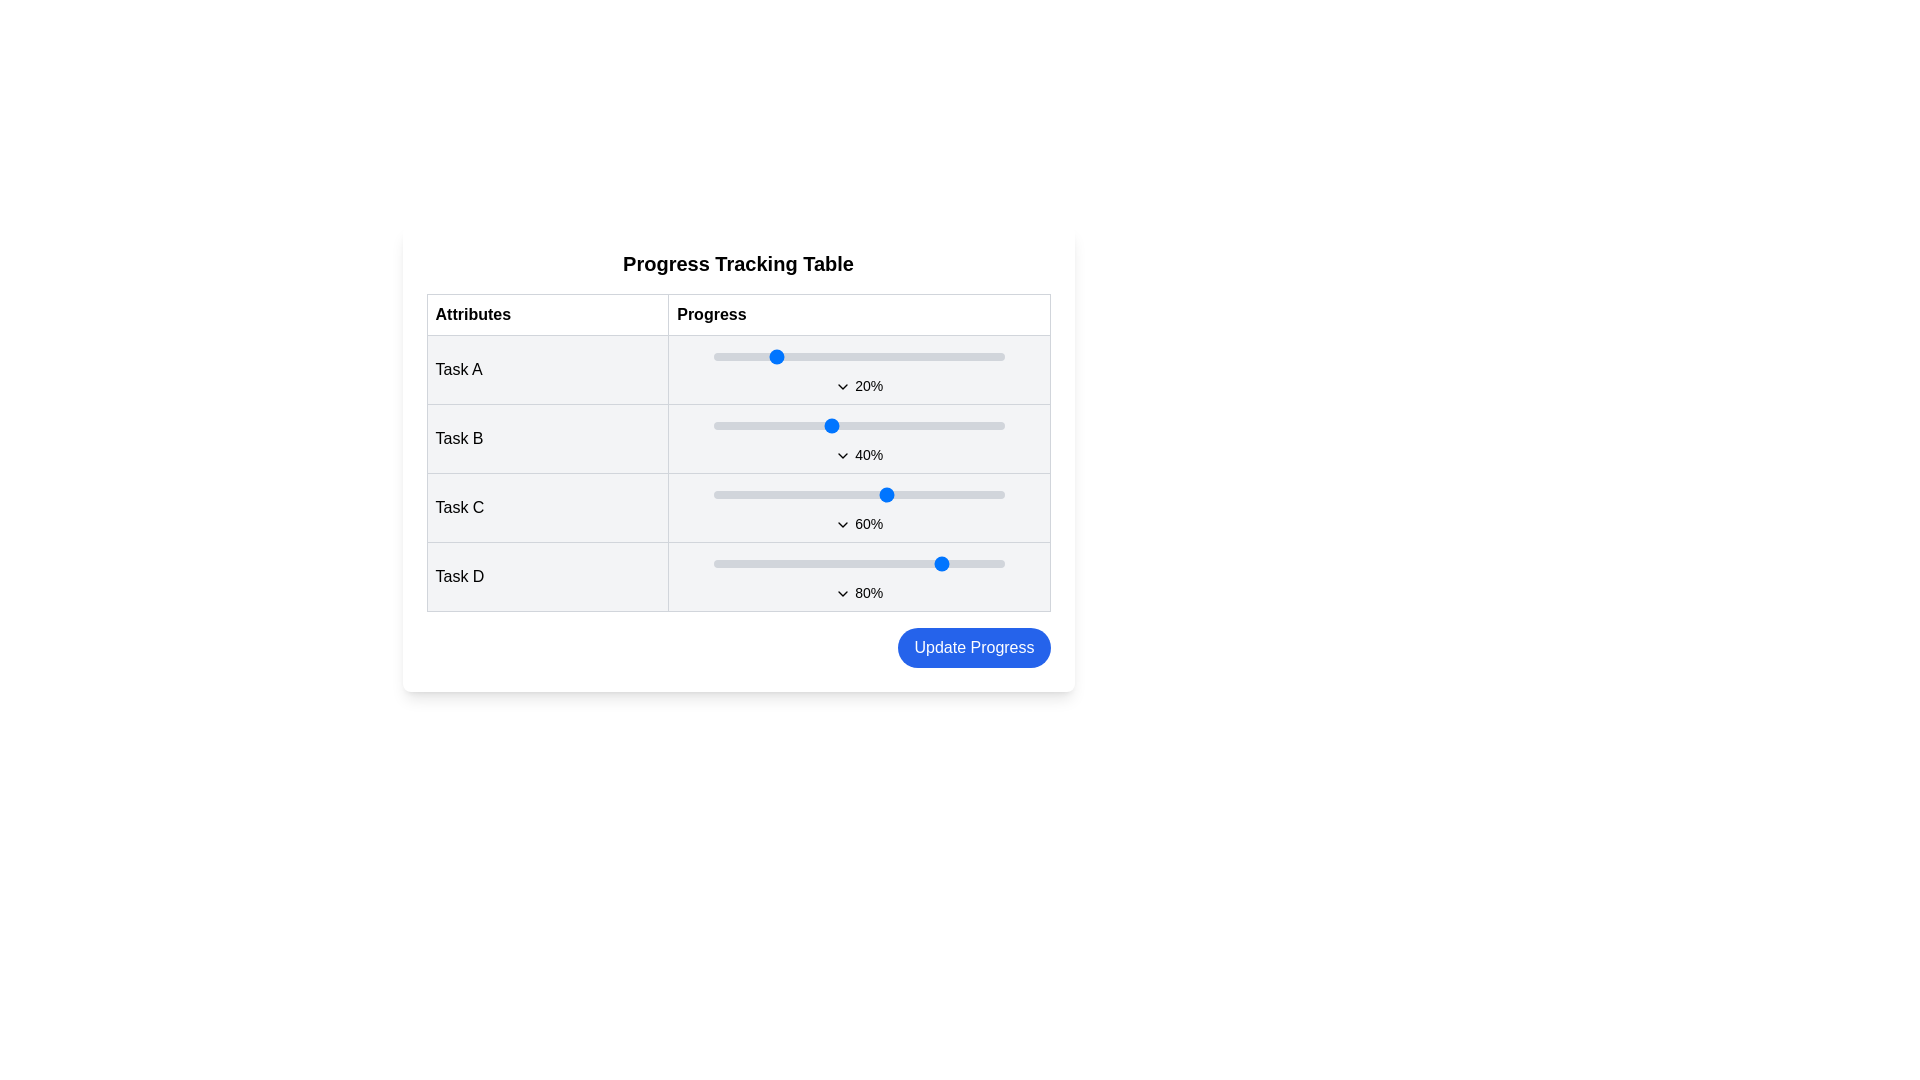  Describe the element at coordinates (859, 424) in the screenshot. I see `the progress of Task B` at that location.